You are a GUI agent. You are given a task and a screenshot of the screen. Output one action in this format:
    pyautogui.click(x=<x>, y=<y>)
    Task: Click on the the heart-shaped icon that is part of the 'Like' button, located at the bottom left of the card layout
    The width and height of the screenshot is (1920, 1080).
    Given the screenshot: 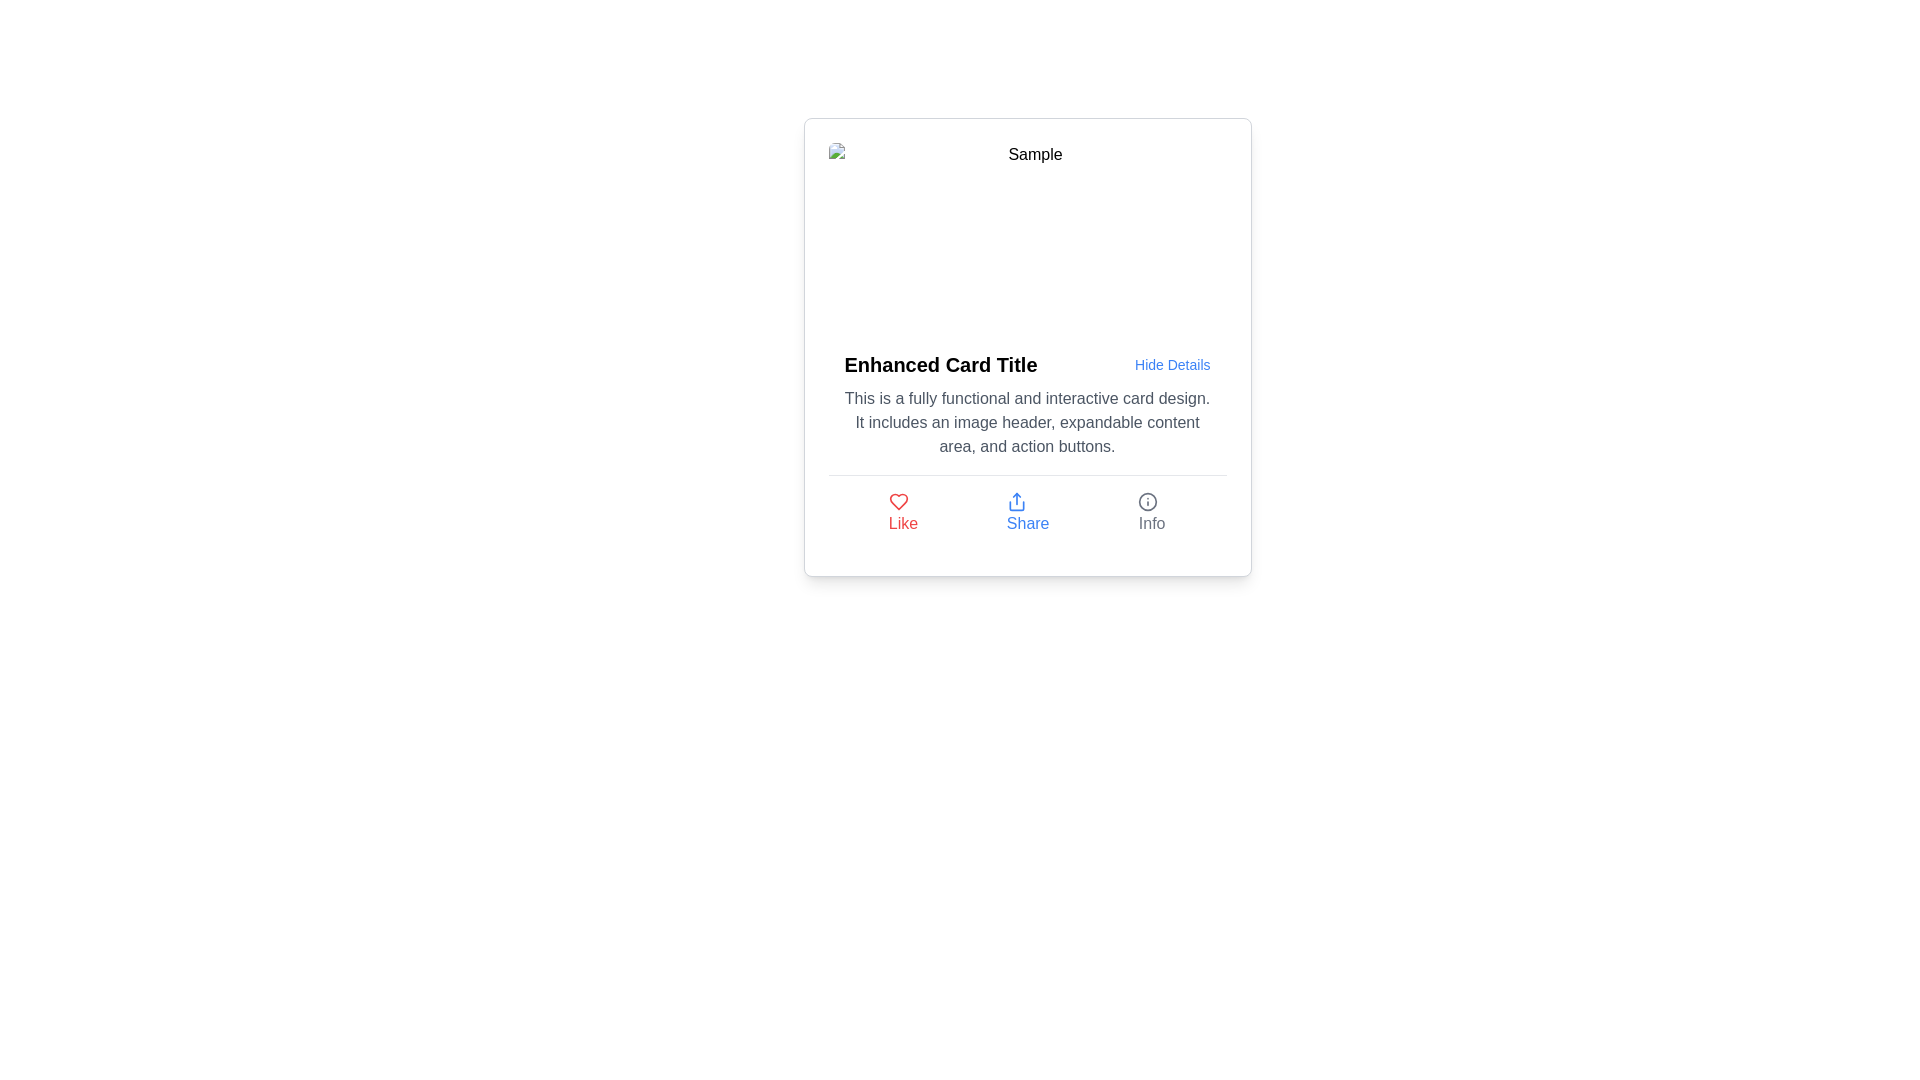 What is the action you would take?
    pyautogui.click(x=897, y=500)
    